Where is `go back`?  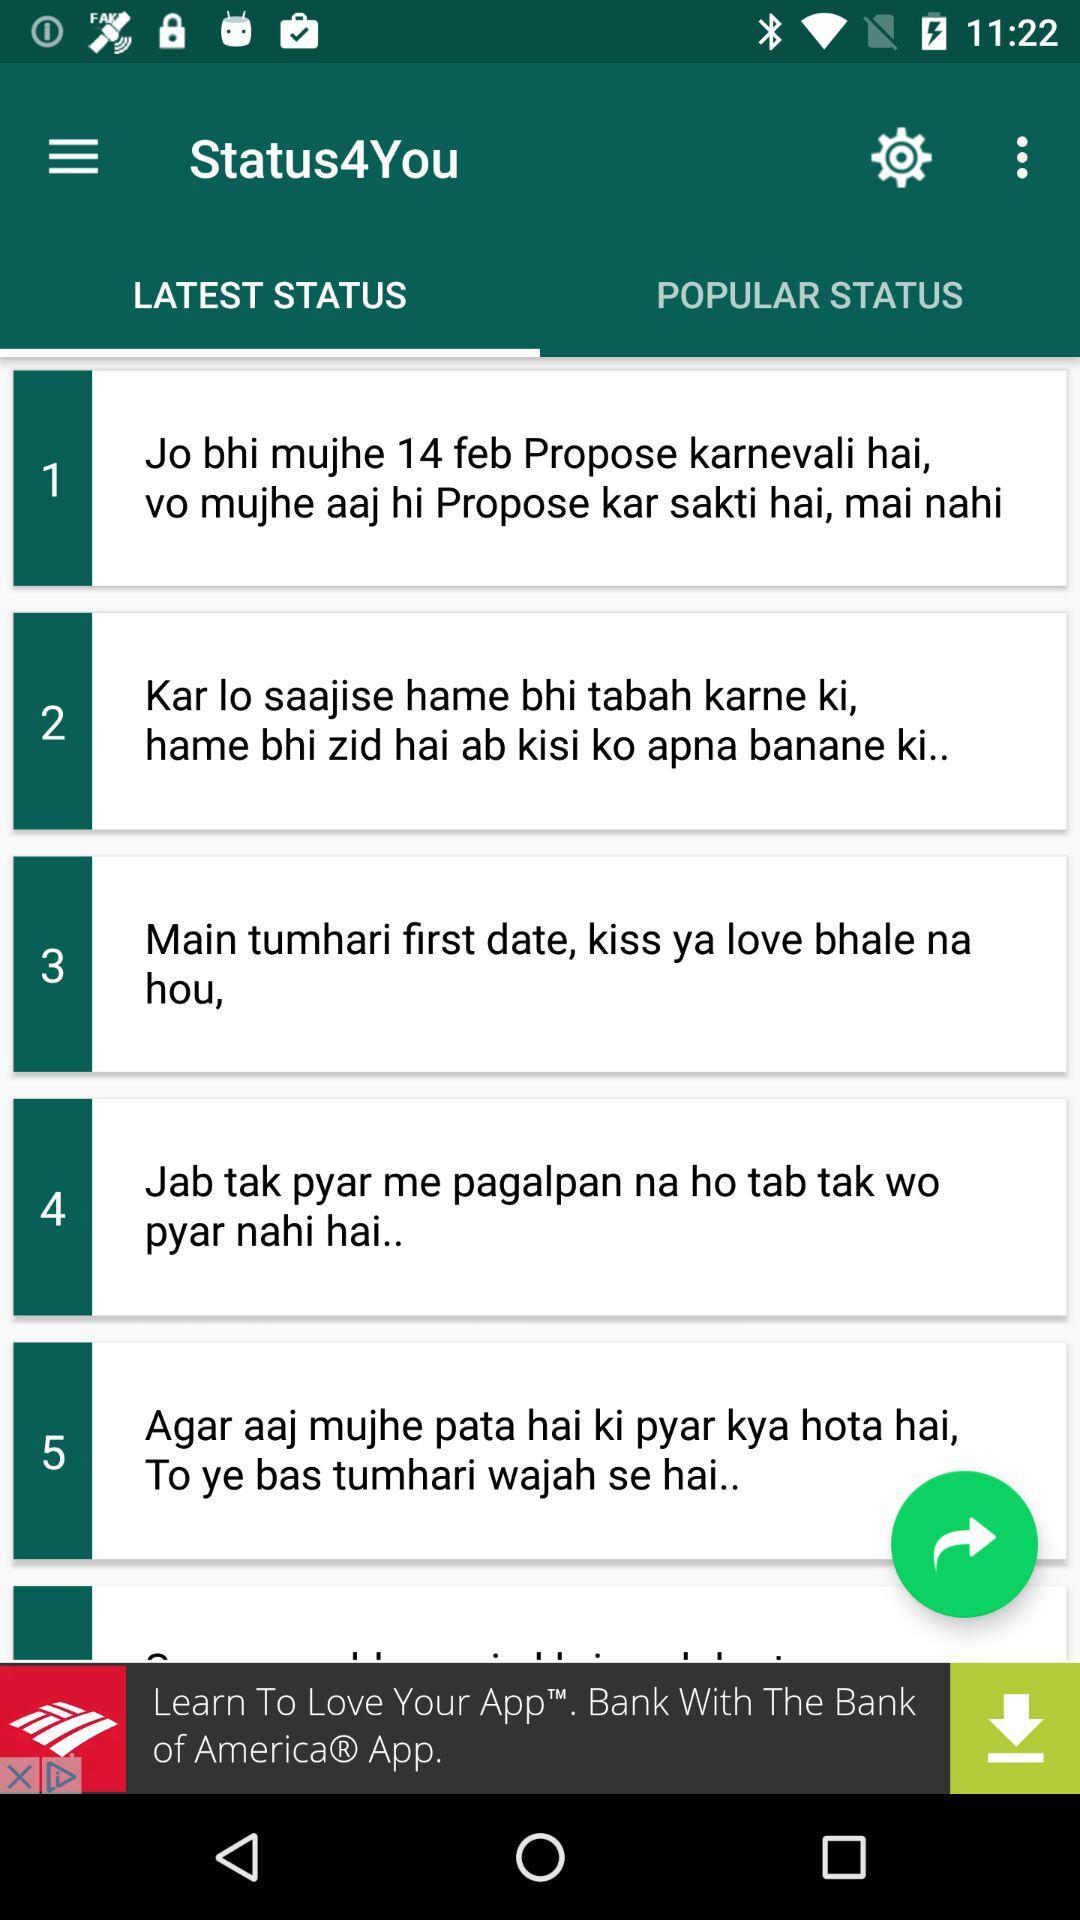
go back is located at coordinates (963, 1543).